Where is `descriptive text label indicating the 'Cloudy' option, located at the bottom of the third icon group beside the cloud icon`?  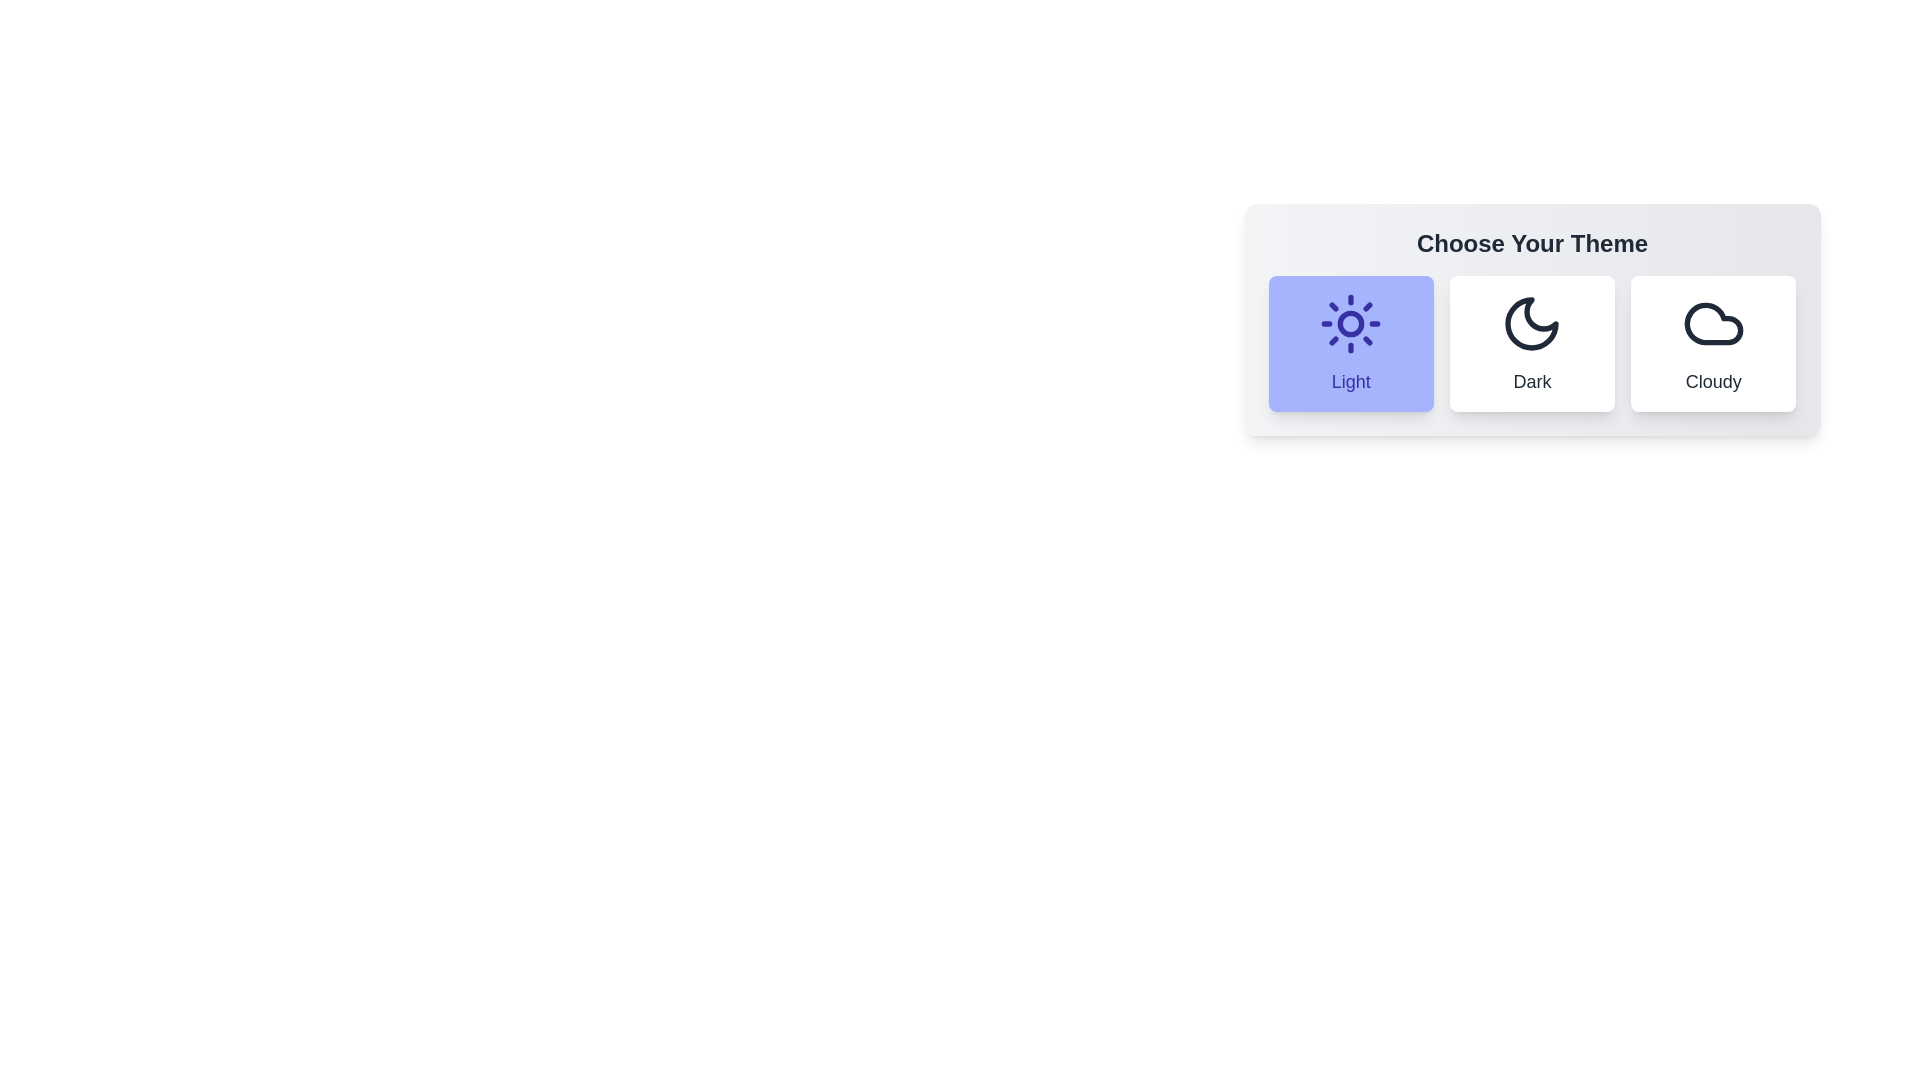 descriptive text label indicating the 'Cloudy' option, located at the bottom of the third icon group beside the cloud icon is located at coordinates (1712, 381).